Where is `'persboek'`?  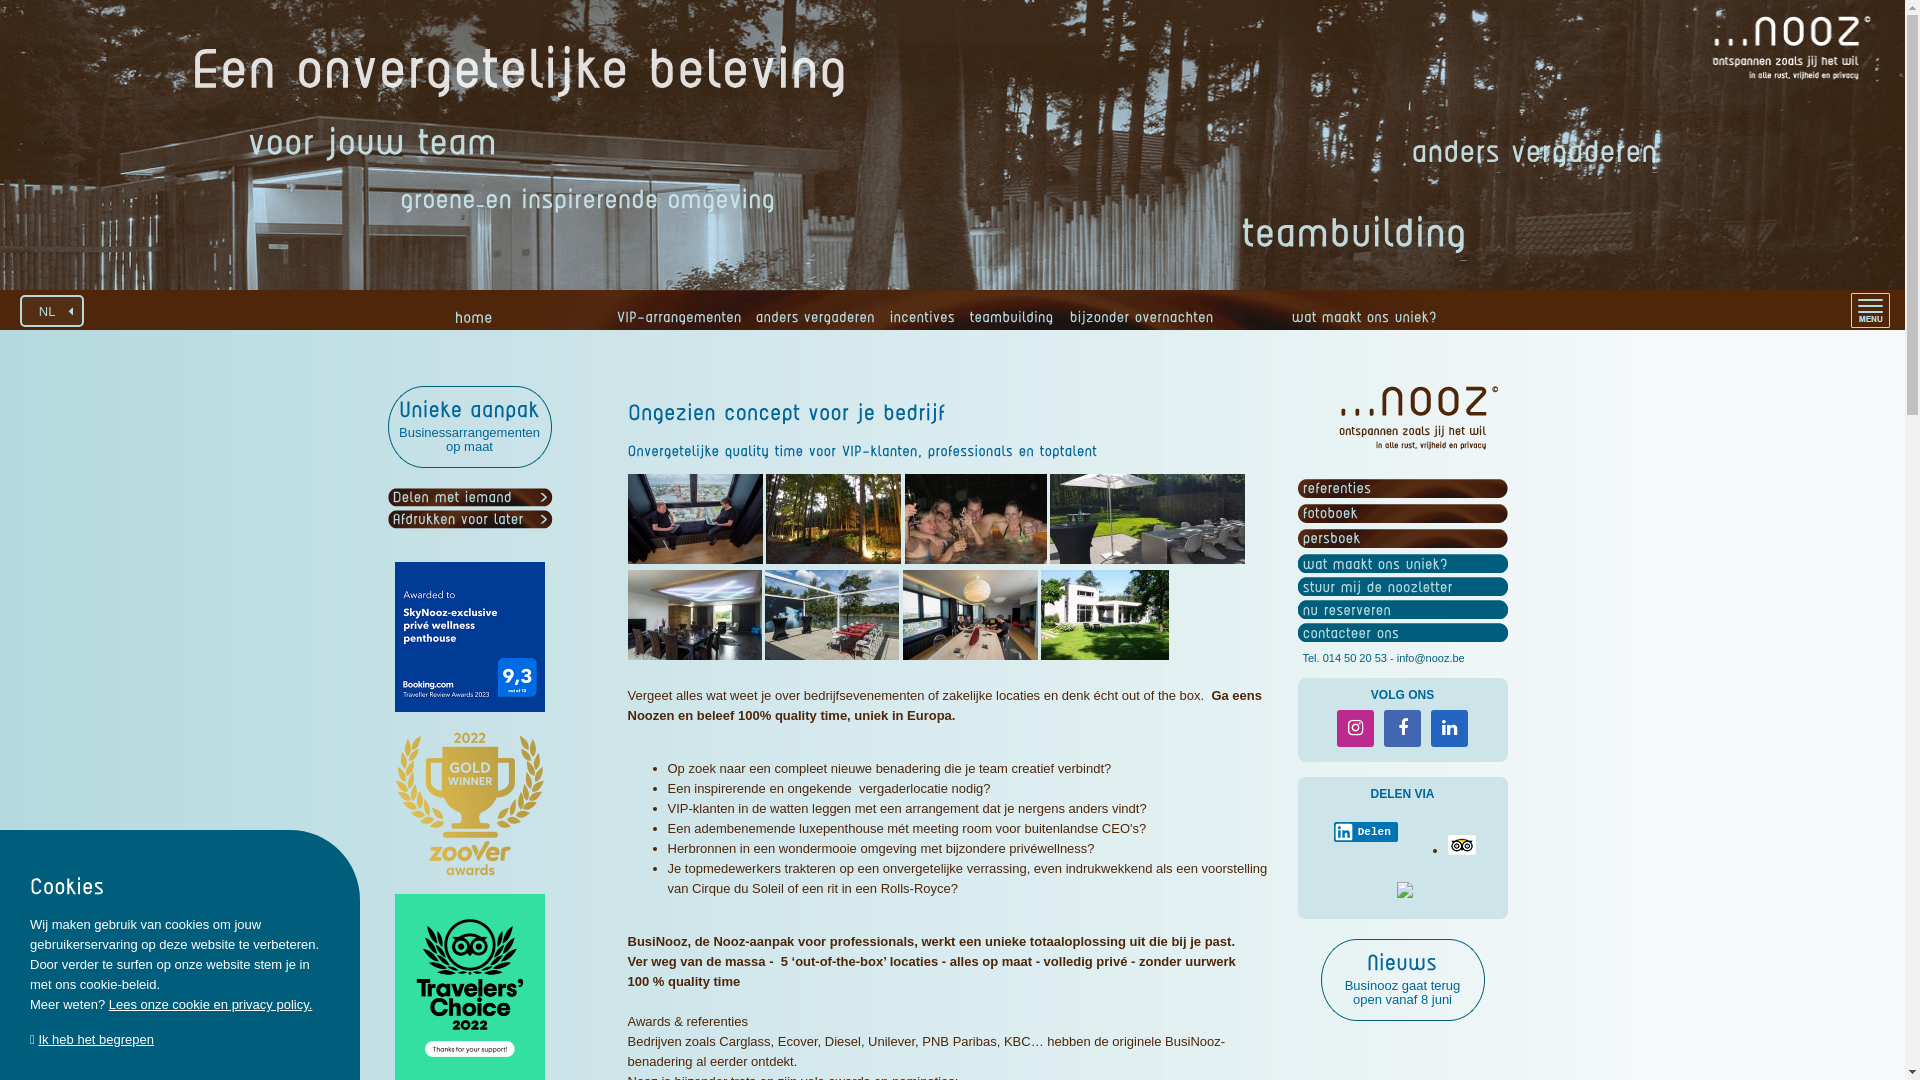 'persboek' is located at coordinates (1330, 537).